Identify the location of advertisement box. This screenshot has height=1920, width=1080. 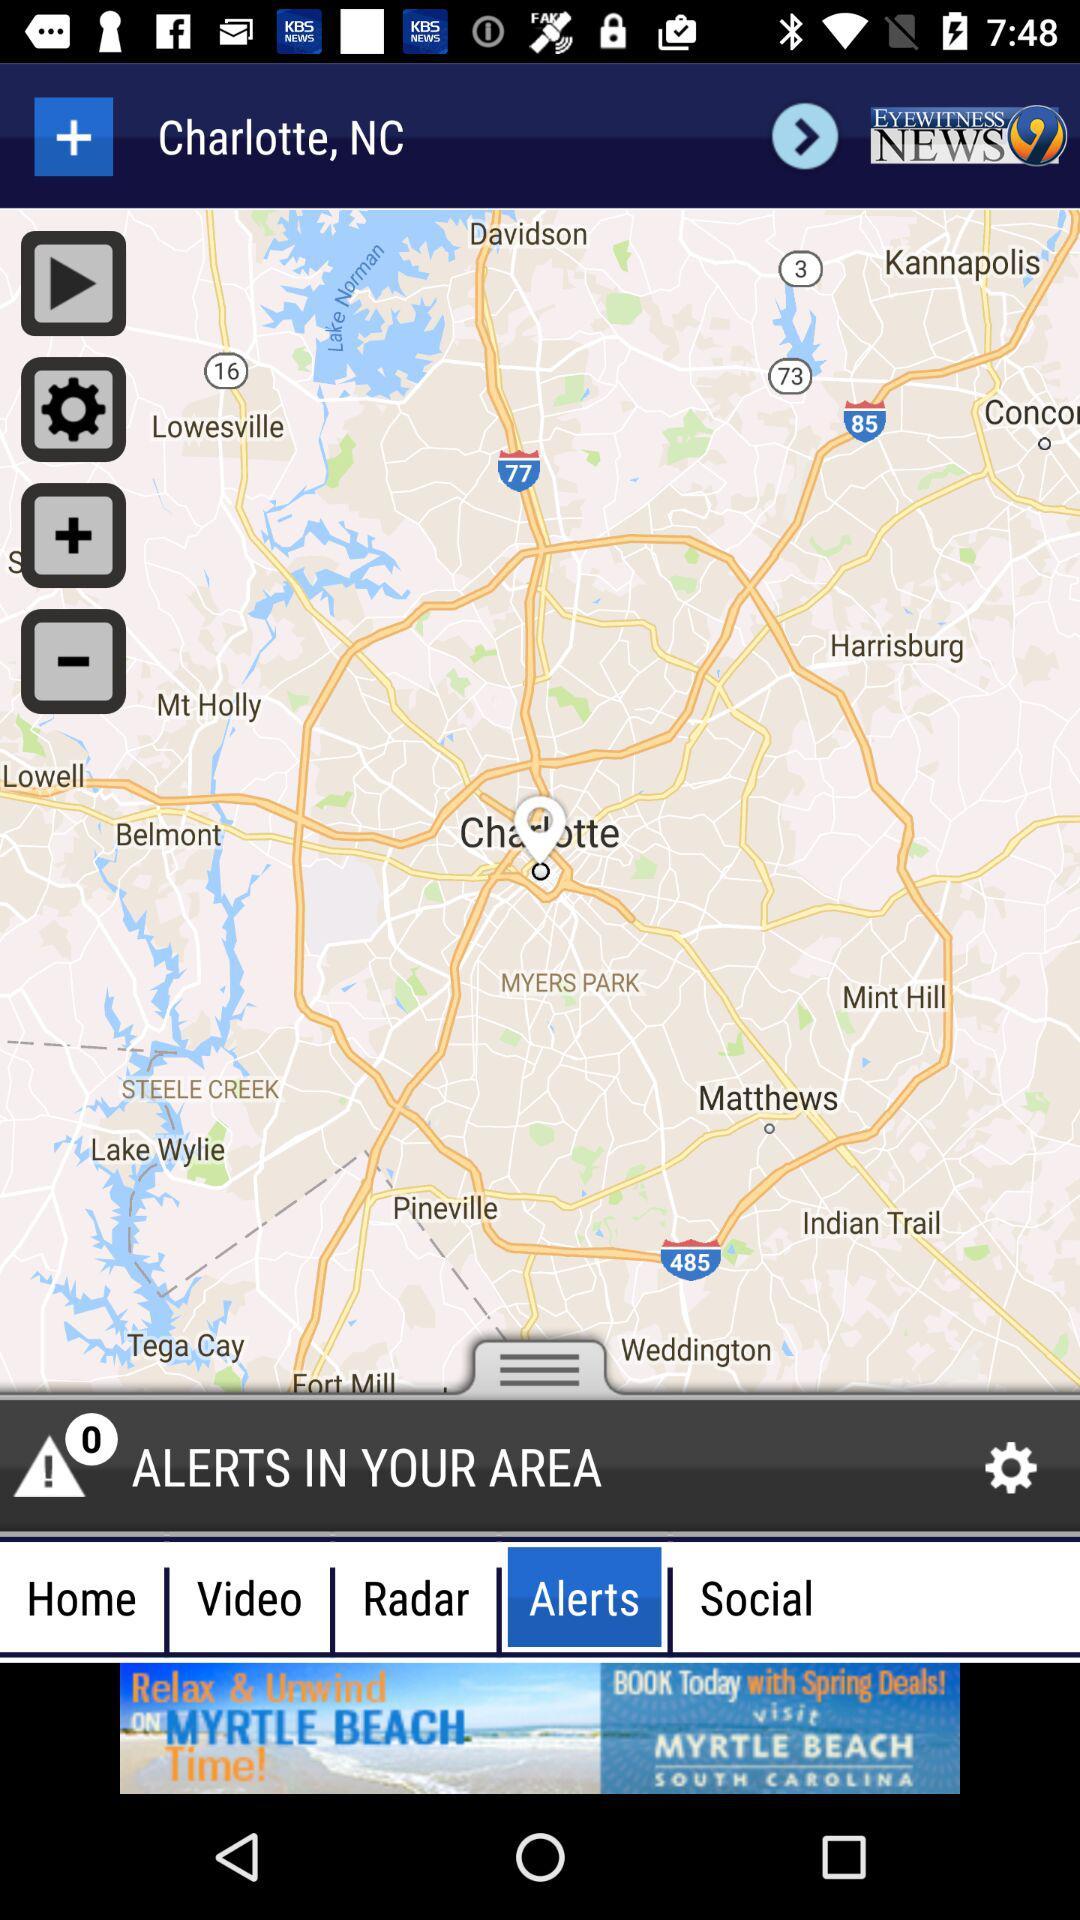
(967, 135).